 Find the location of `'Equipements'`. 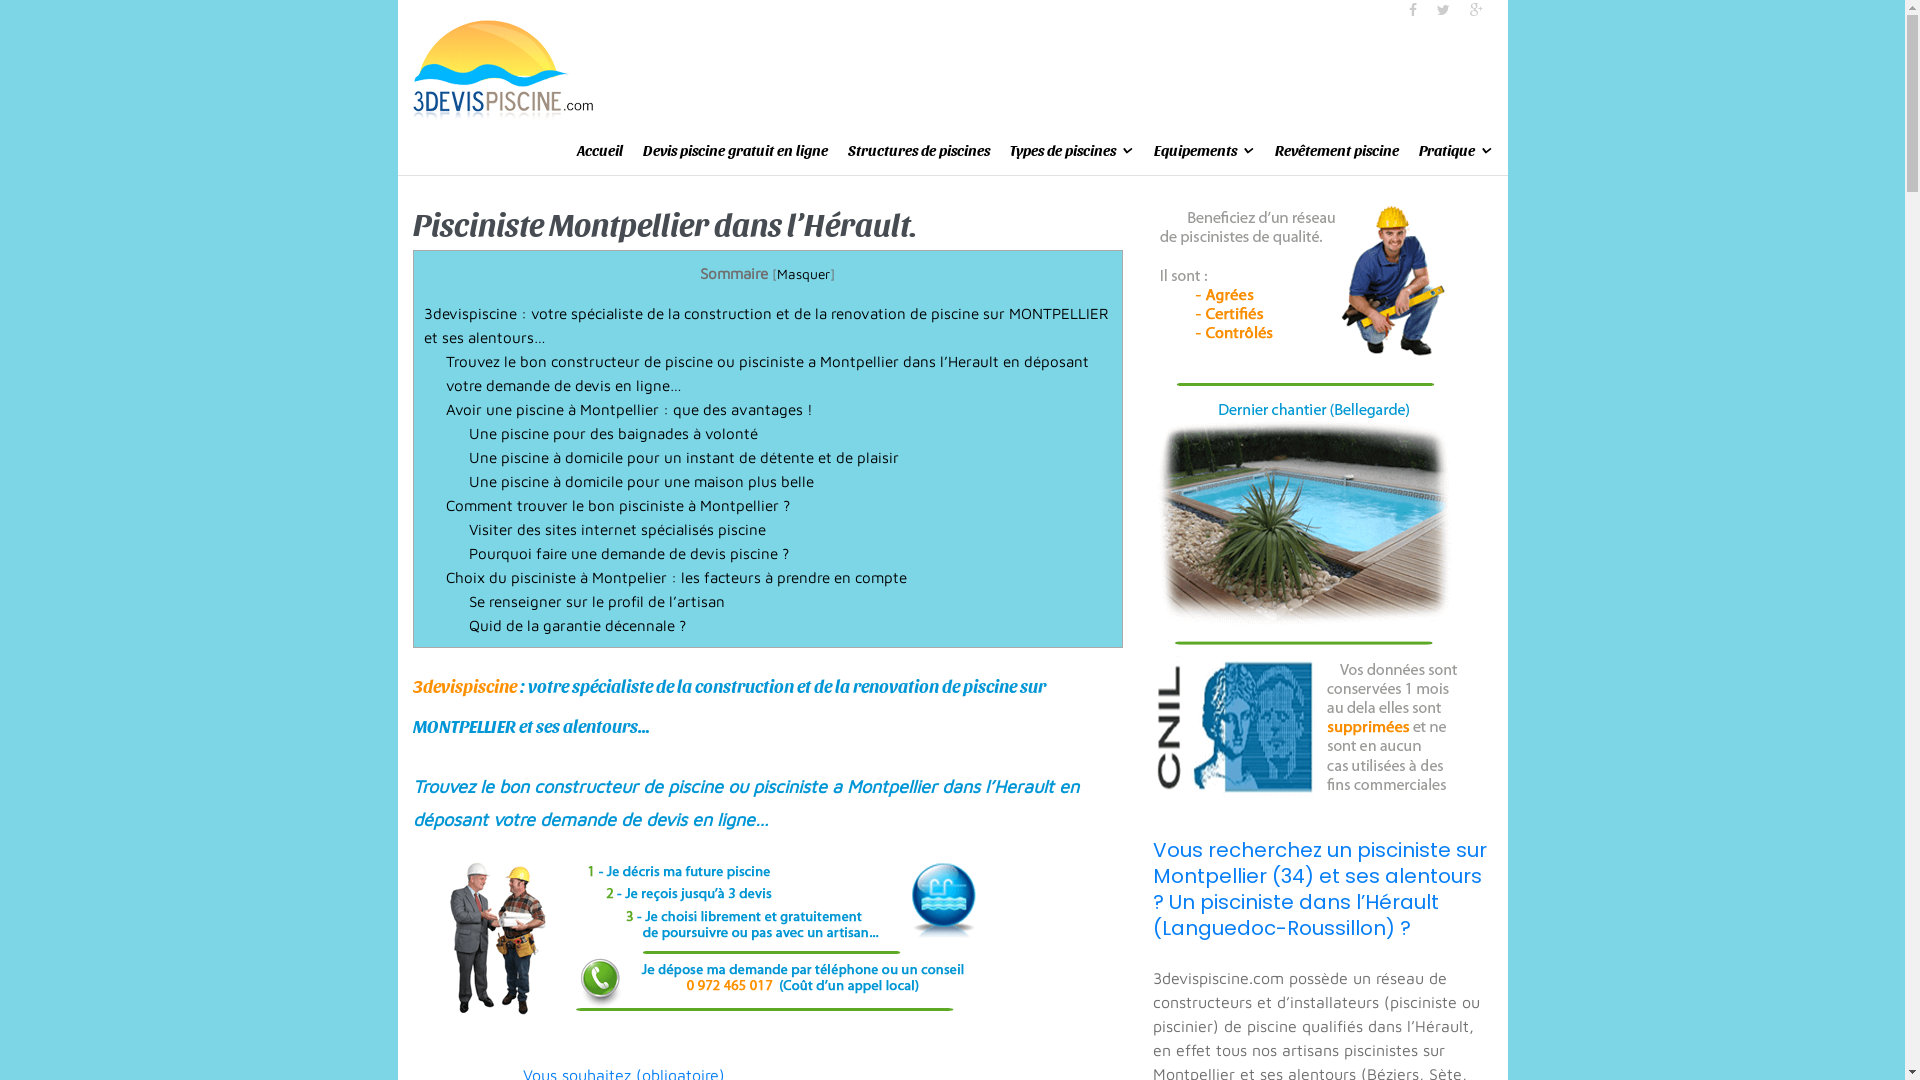

'Equipements' is located at coordinates (1153, 149).